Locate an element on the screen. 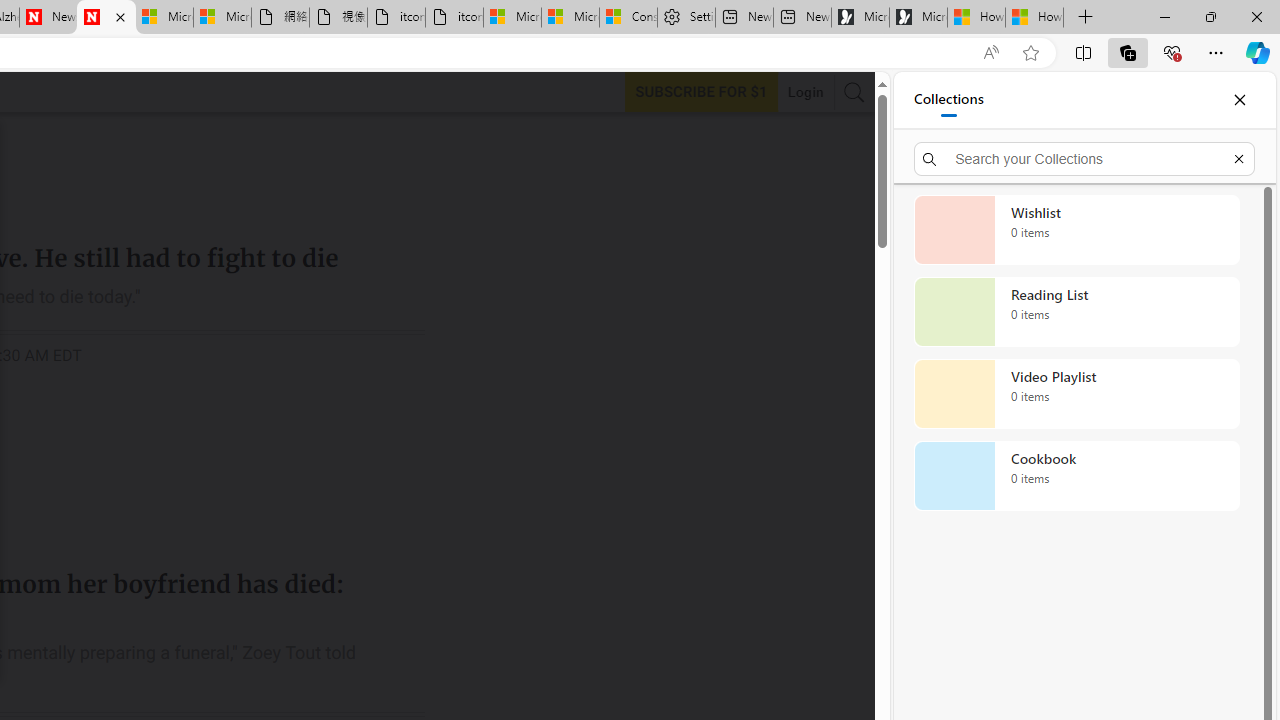 The width and height of the screenshot is (1280, 720). 'Wishlist collection, 0 items' is located at coordinates (1076, 229).